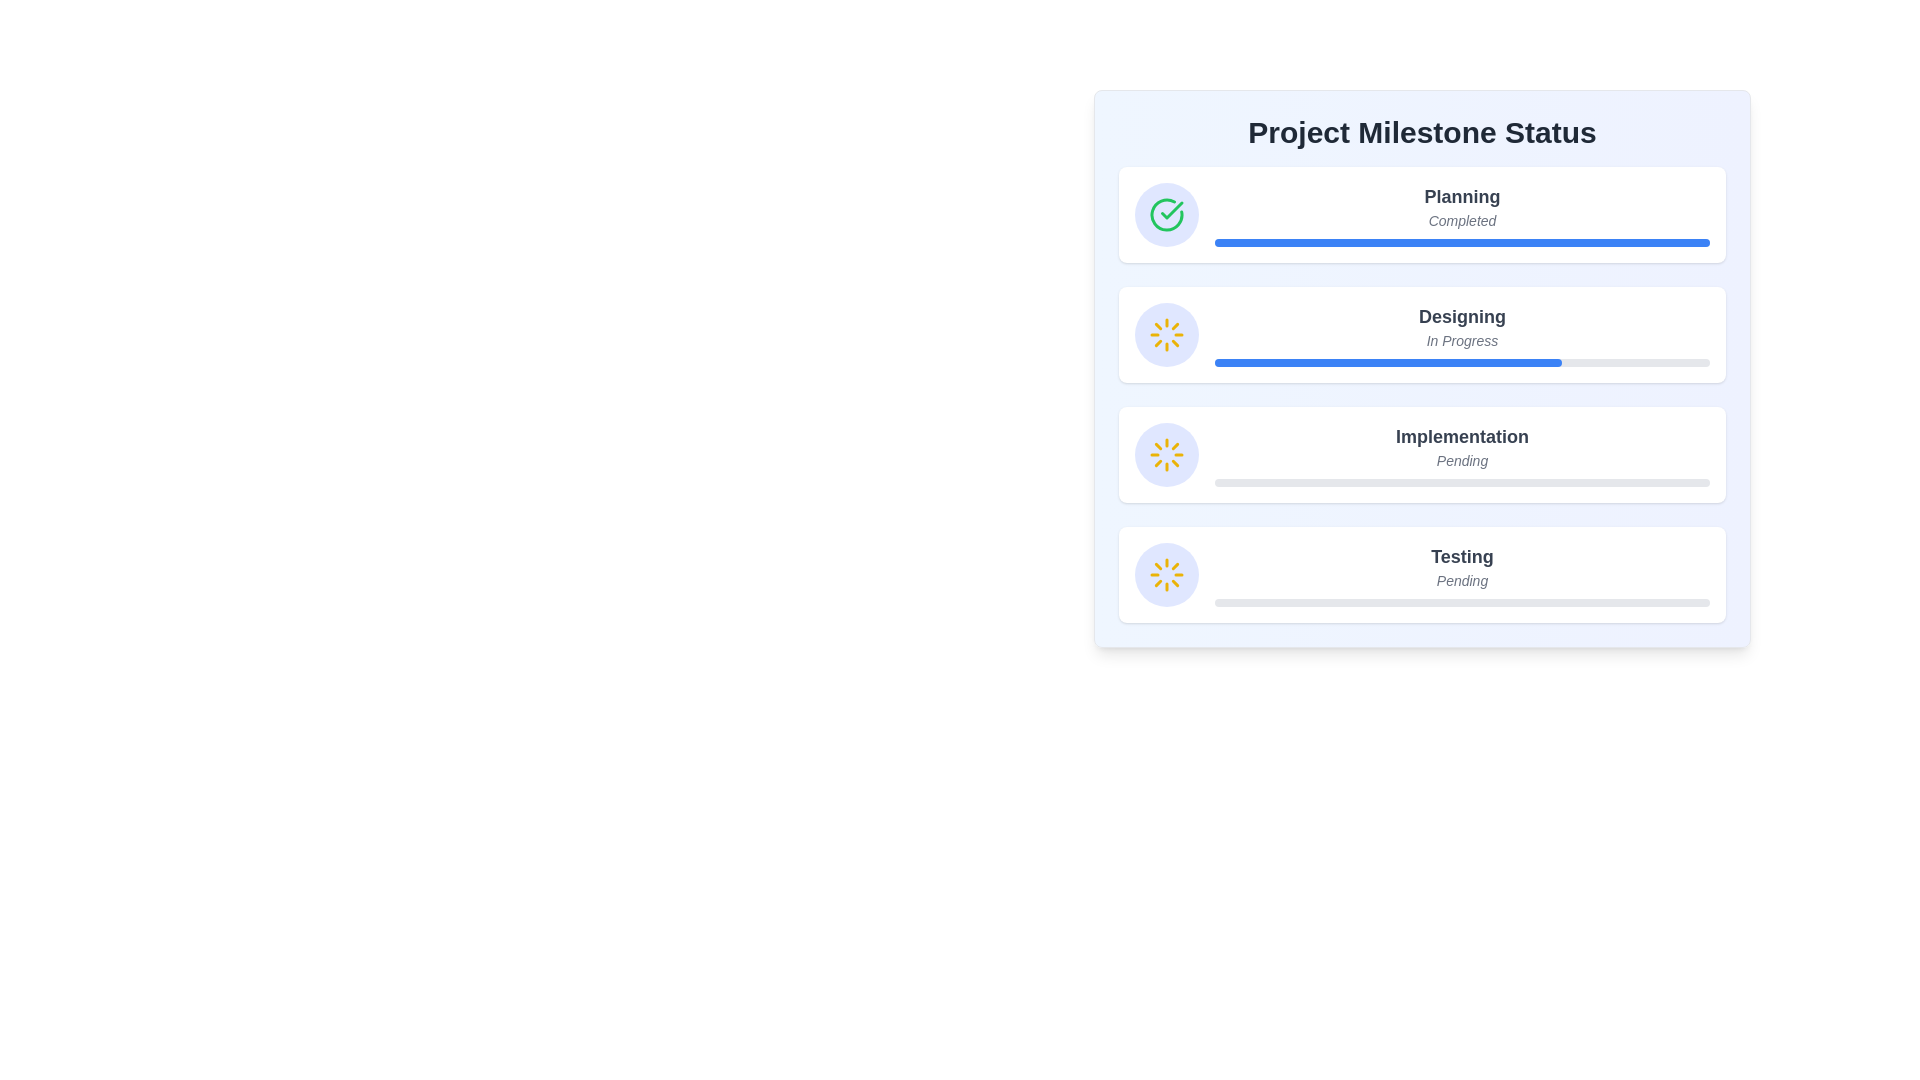  What do you see at coordinates (1462, 220) in the screenshot?
I see `the text label indicating the current state of the 'Planning' milestone, which is positioned beneath the 'Planning' text and above a progress bar` at bounding box center [1462, 220].